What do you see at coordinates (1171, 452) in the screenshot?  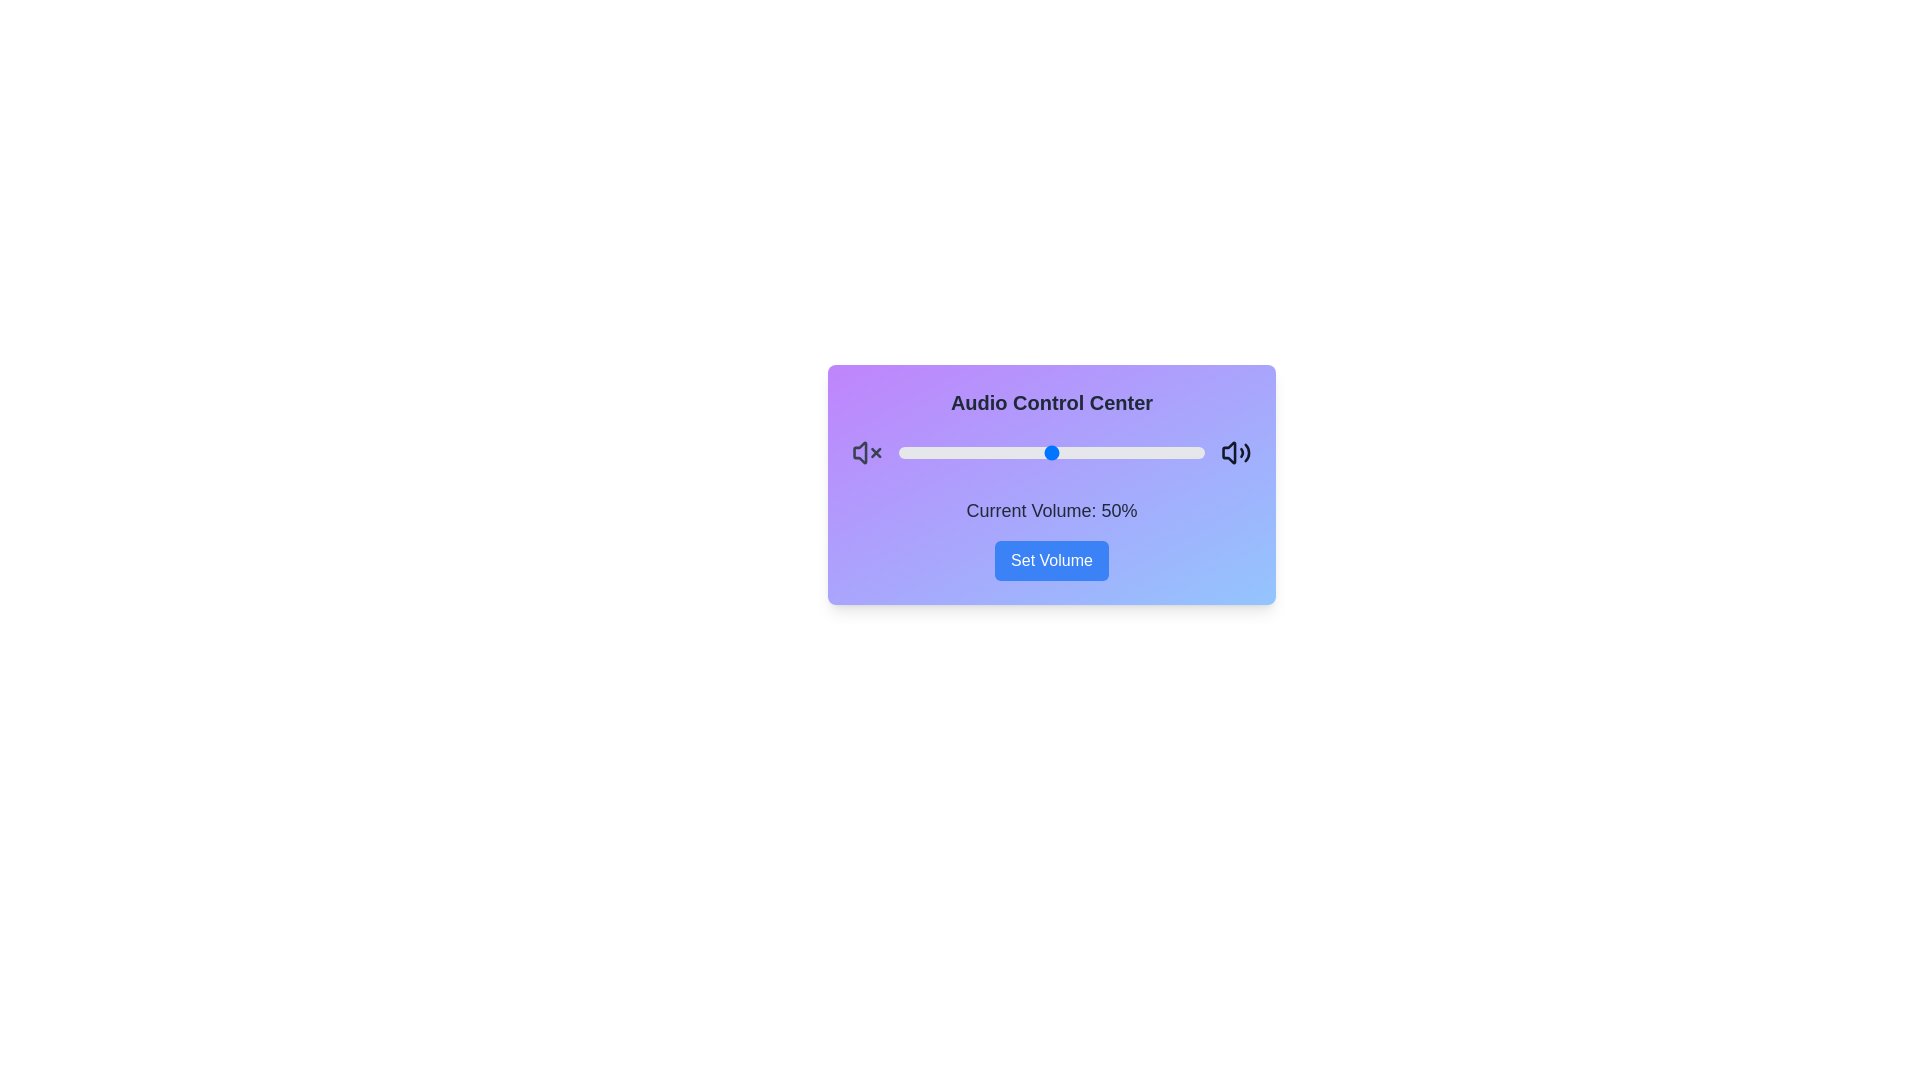 I see `the volume slider to set the volume to 89%` at bounding box center [1171, 452].